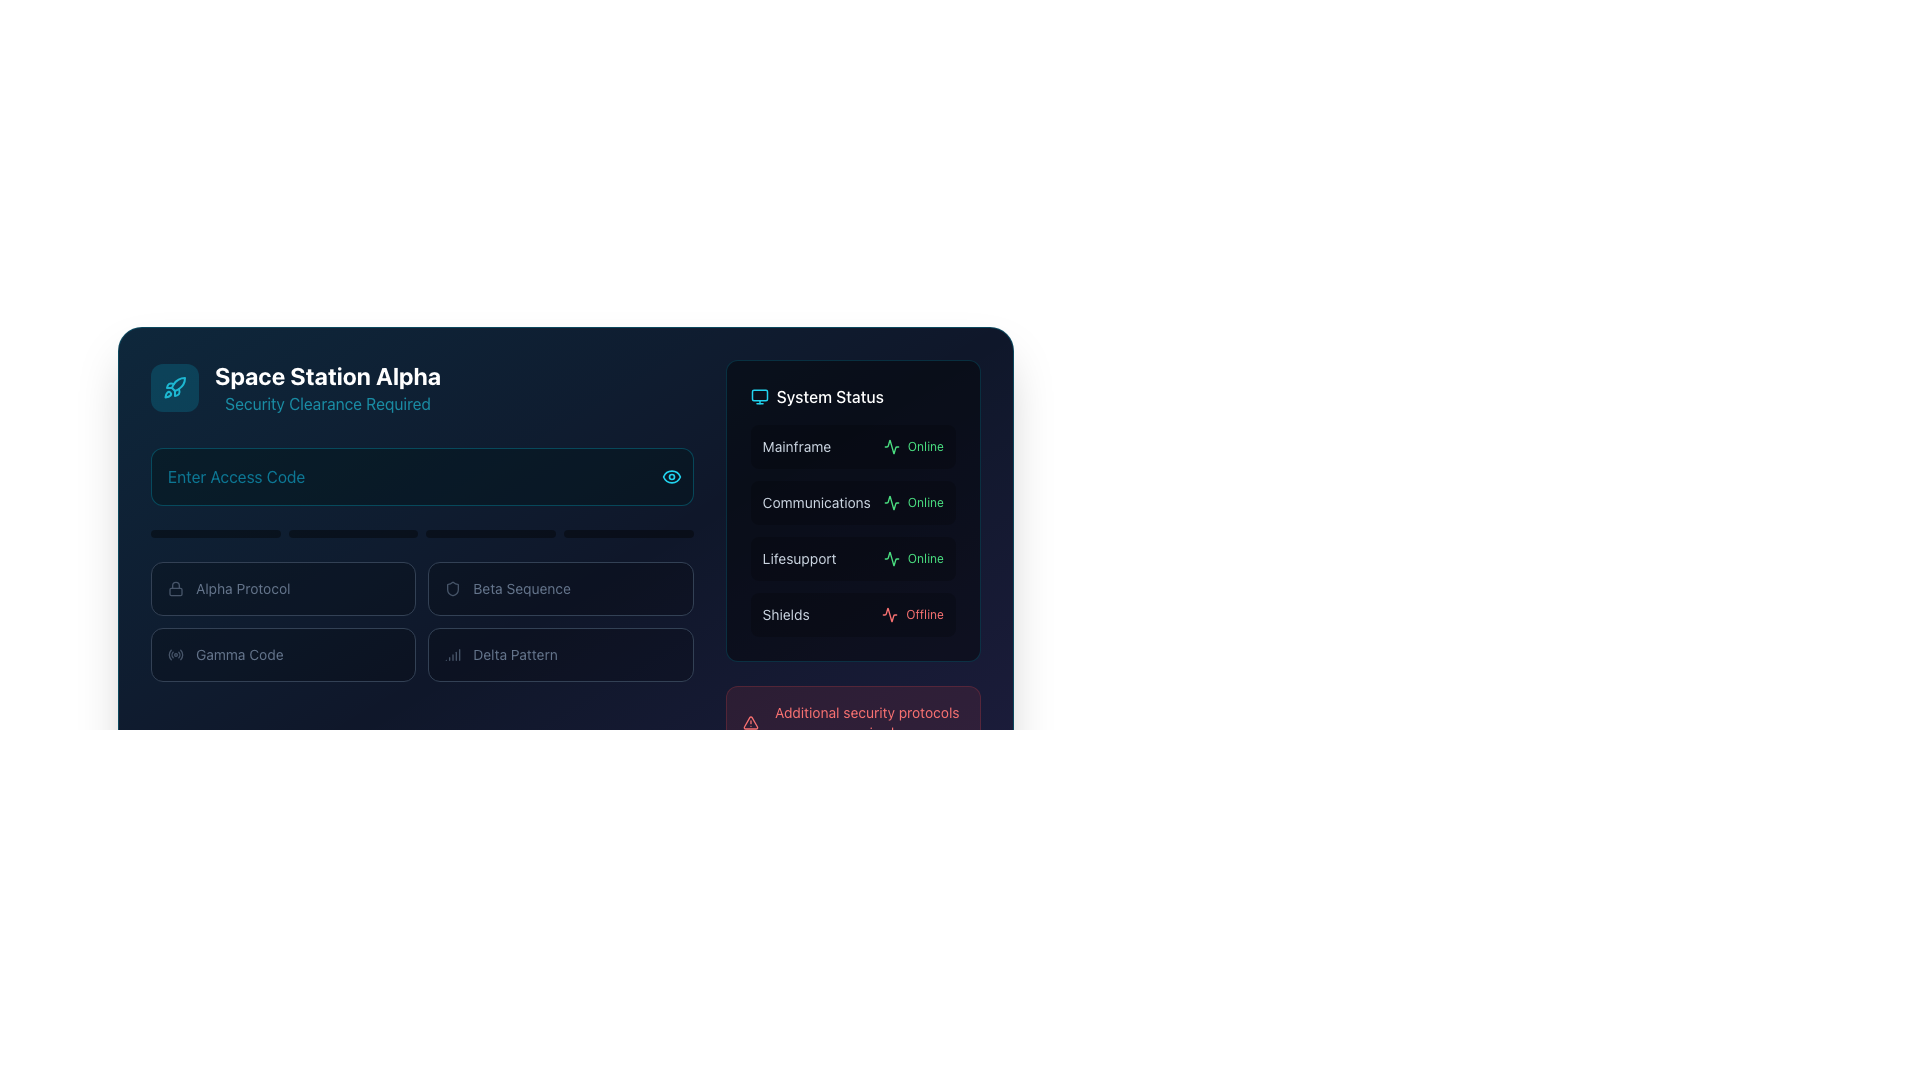 This screenshot has width=1920, height=1080. I want to click on the 'System Status' icon located at the top left corner of the 'System Status' section, adjacent to the label 'System Status', so click(758, 397).